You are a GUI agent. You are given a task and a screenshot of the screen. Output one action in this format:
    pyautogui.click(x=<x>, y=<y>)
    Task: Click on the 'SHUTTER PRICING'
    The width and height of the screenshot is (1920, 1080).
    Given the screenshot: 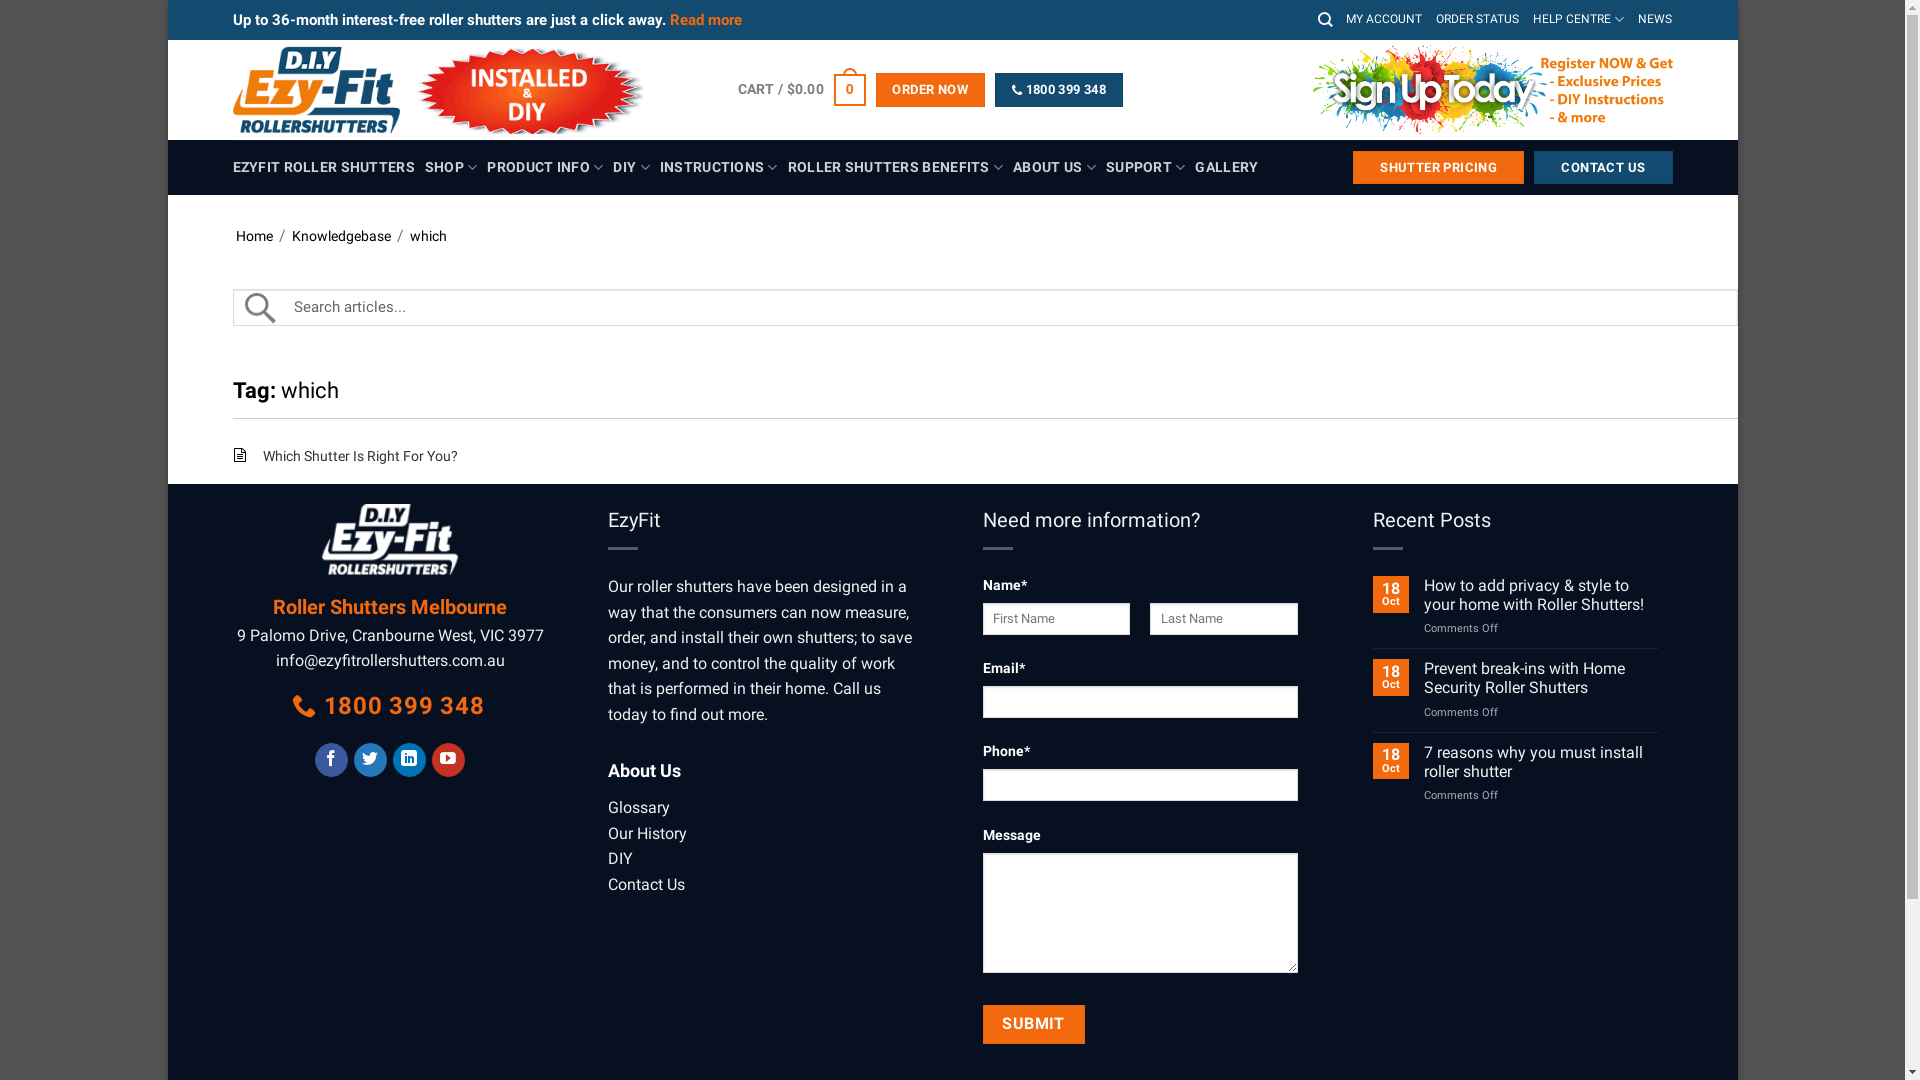 What is the action you would take?
    pyautogui.click(x=1437, y=167)
    